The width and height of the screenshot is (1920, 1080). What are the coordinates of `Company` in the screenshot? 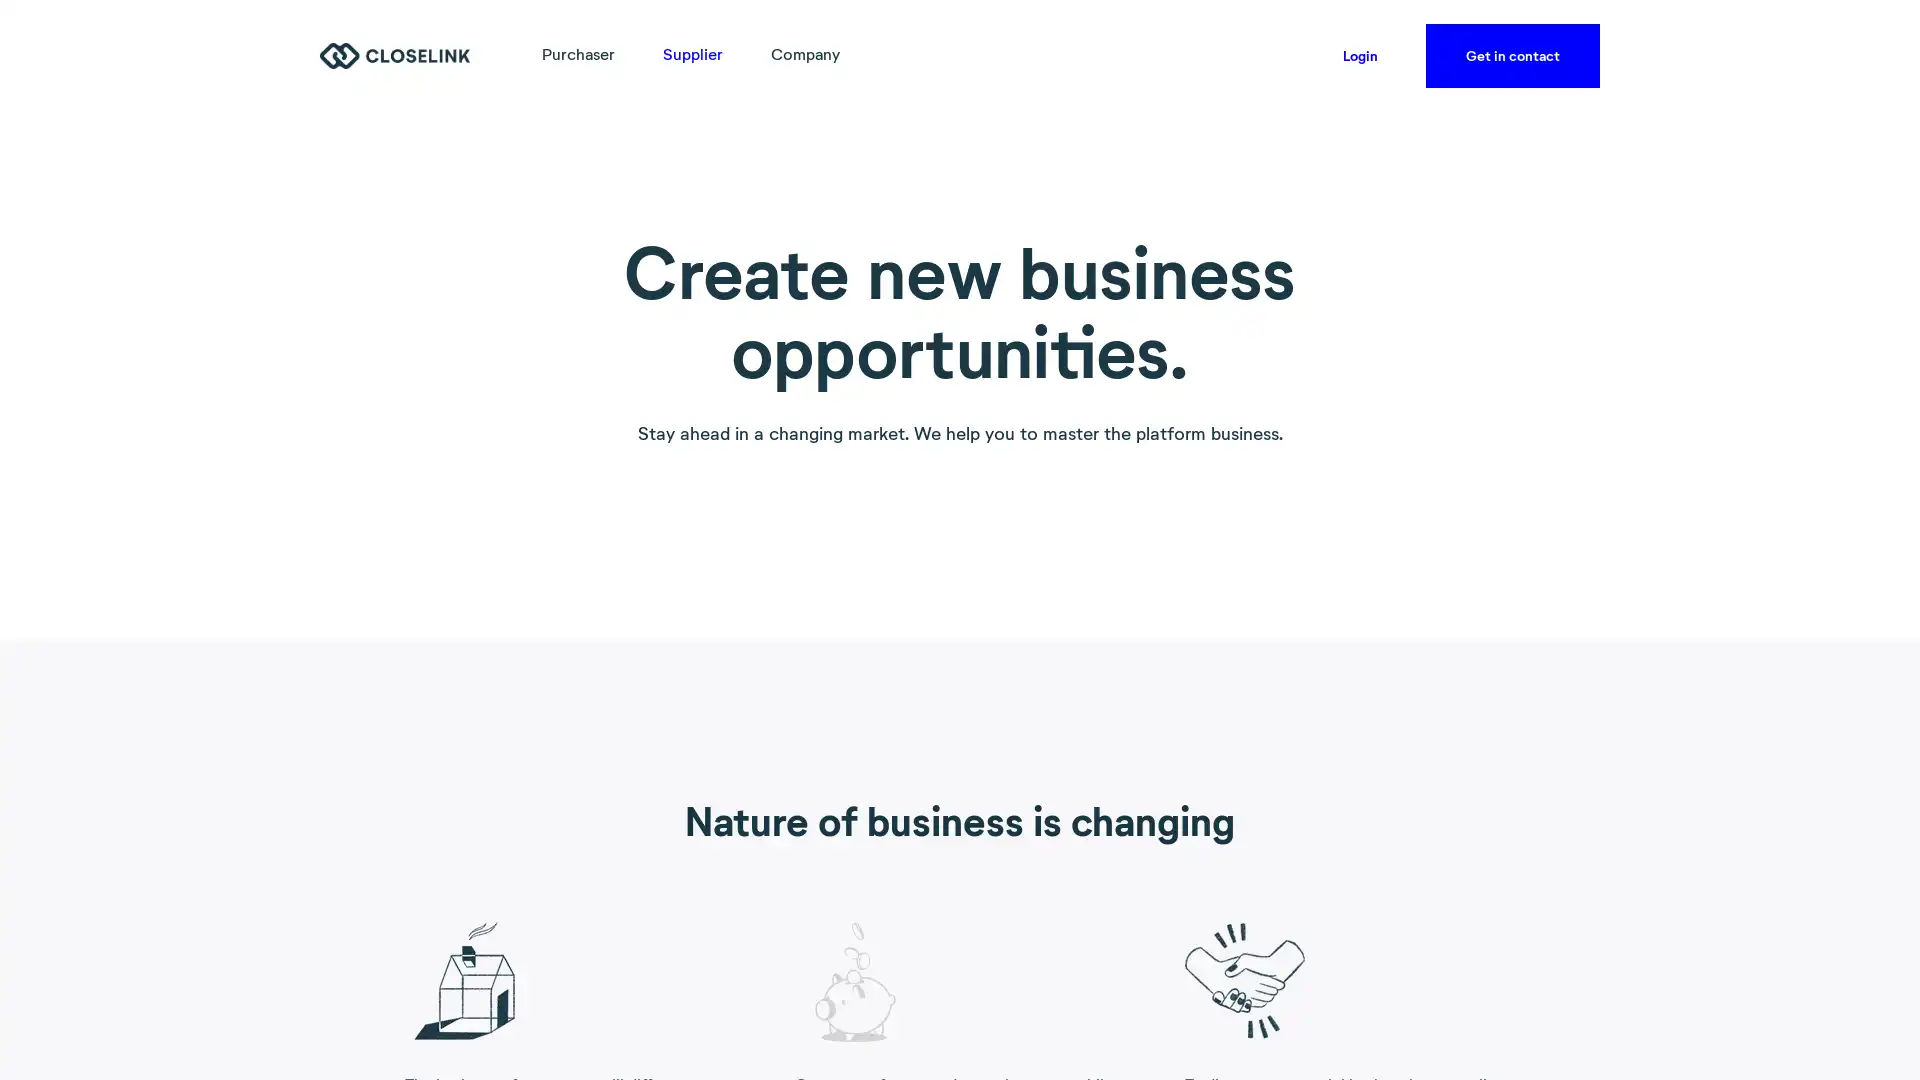 It's located at (805, 55).